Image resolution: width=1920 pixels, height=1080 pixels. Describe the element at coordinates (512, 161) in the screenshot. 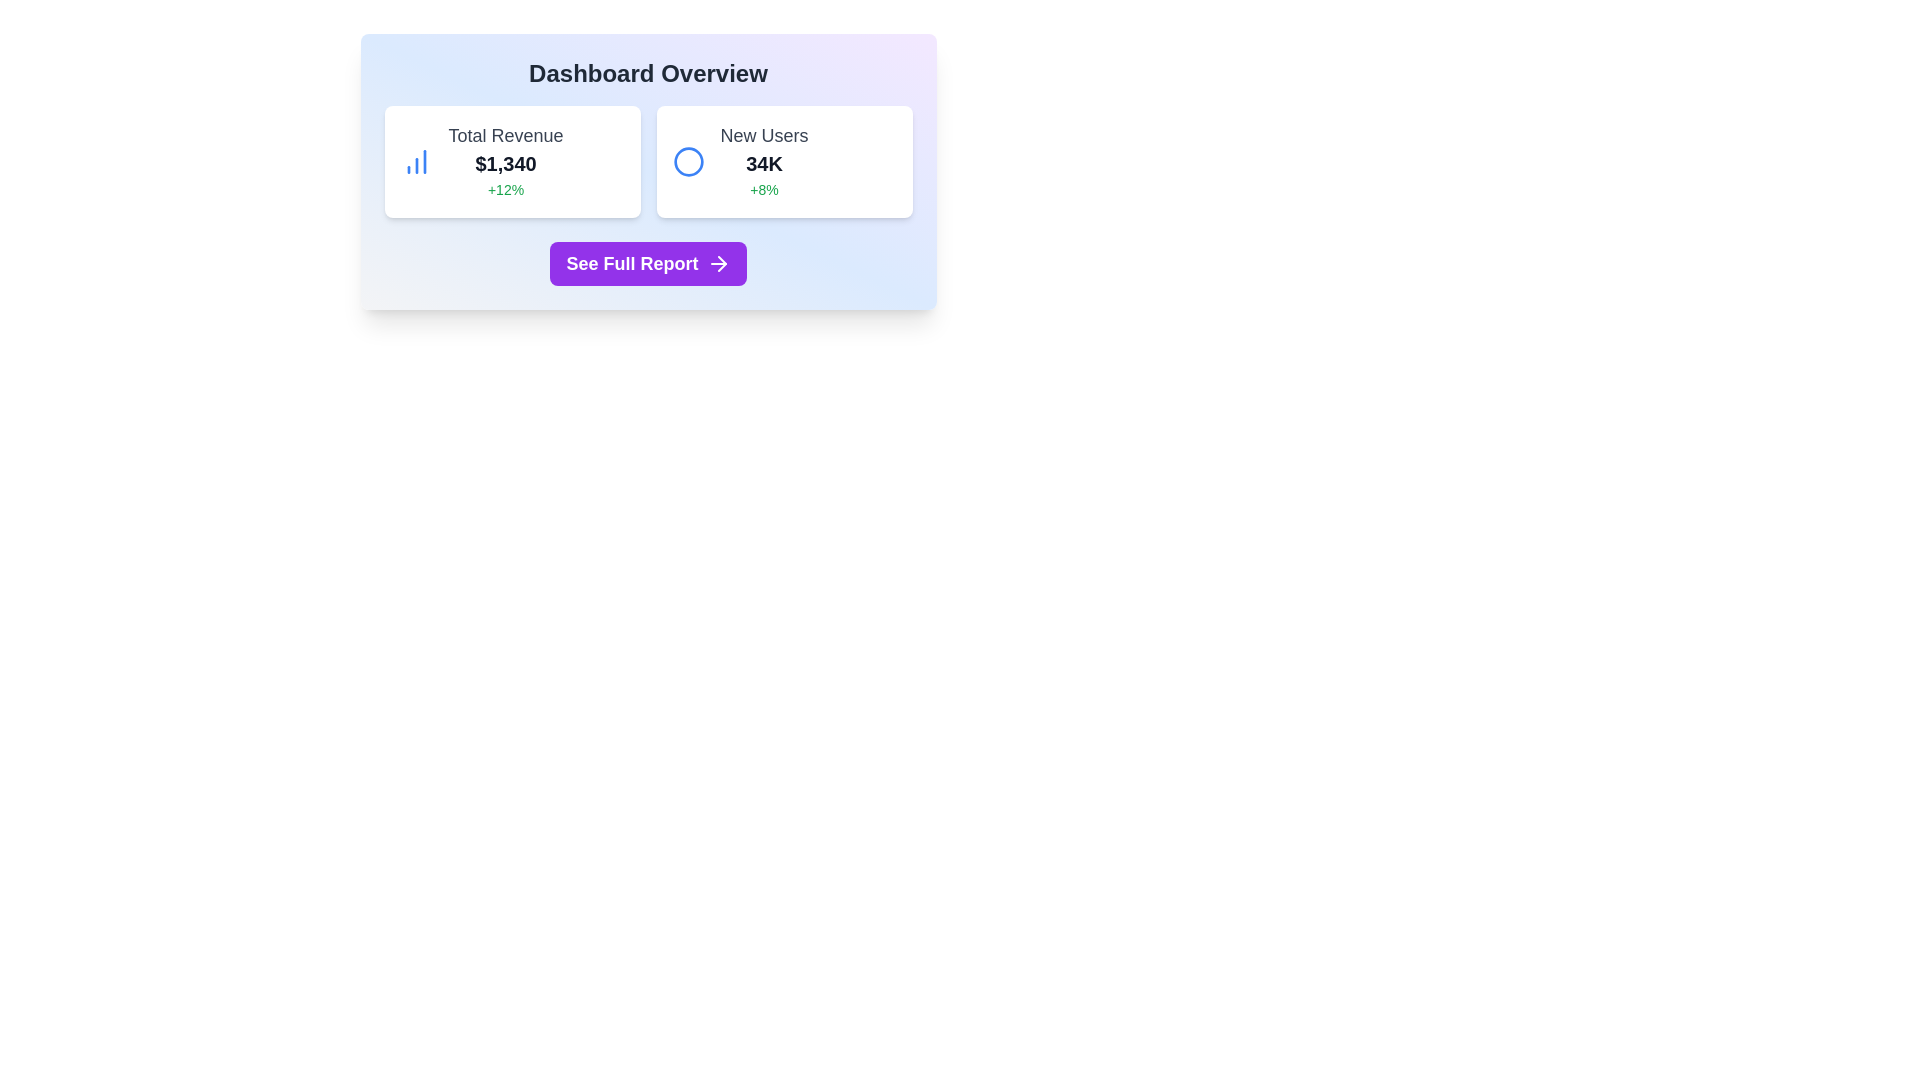

I see `the Information Card that displays revenue-related statistics, located in the top-left corner of the two-column grid layout` at that location.